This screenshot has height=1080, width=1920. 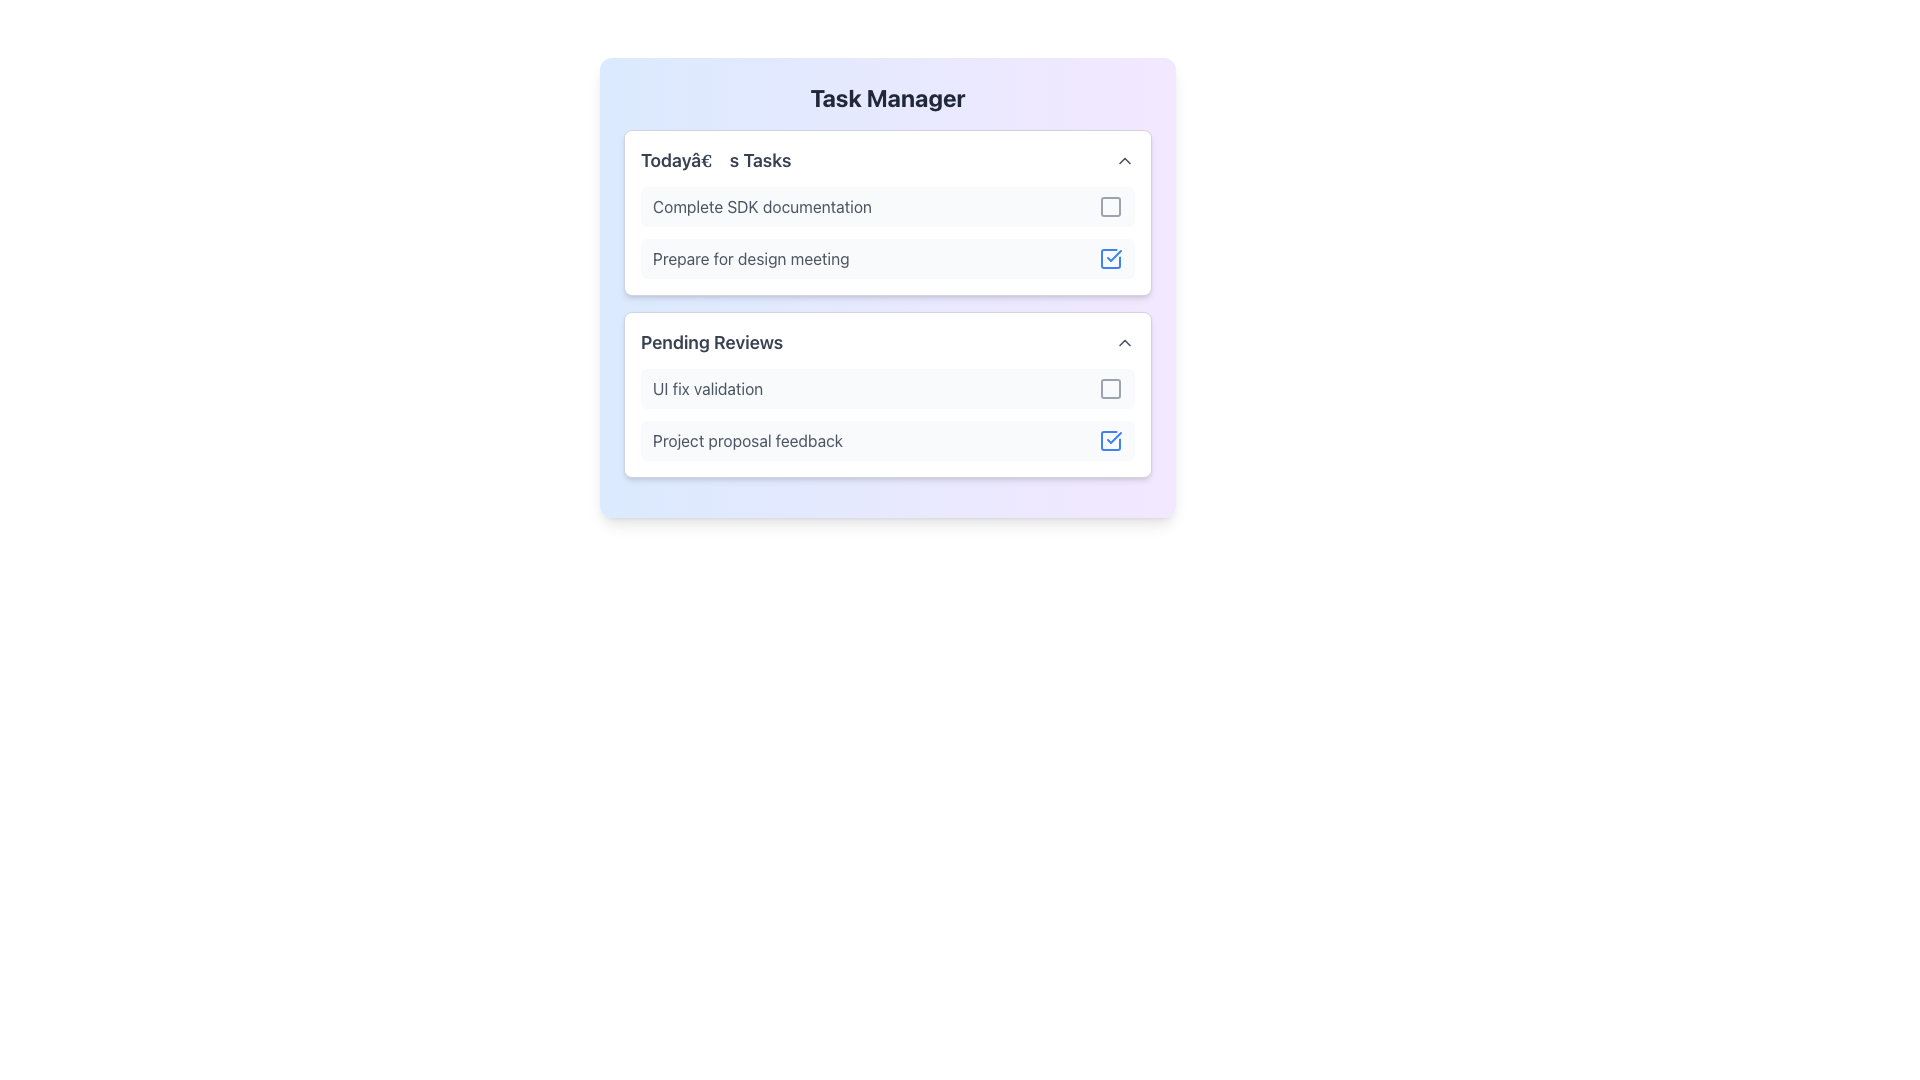 What do you see at coordinates (1109, 207) in the screenshot?
I see `the checkbox located next to the 'Complete SDK documentation' text in the 'Today's Tasks' section` at bounding box center [1109, 207].